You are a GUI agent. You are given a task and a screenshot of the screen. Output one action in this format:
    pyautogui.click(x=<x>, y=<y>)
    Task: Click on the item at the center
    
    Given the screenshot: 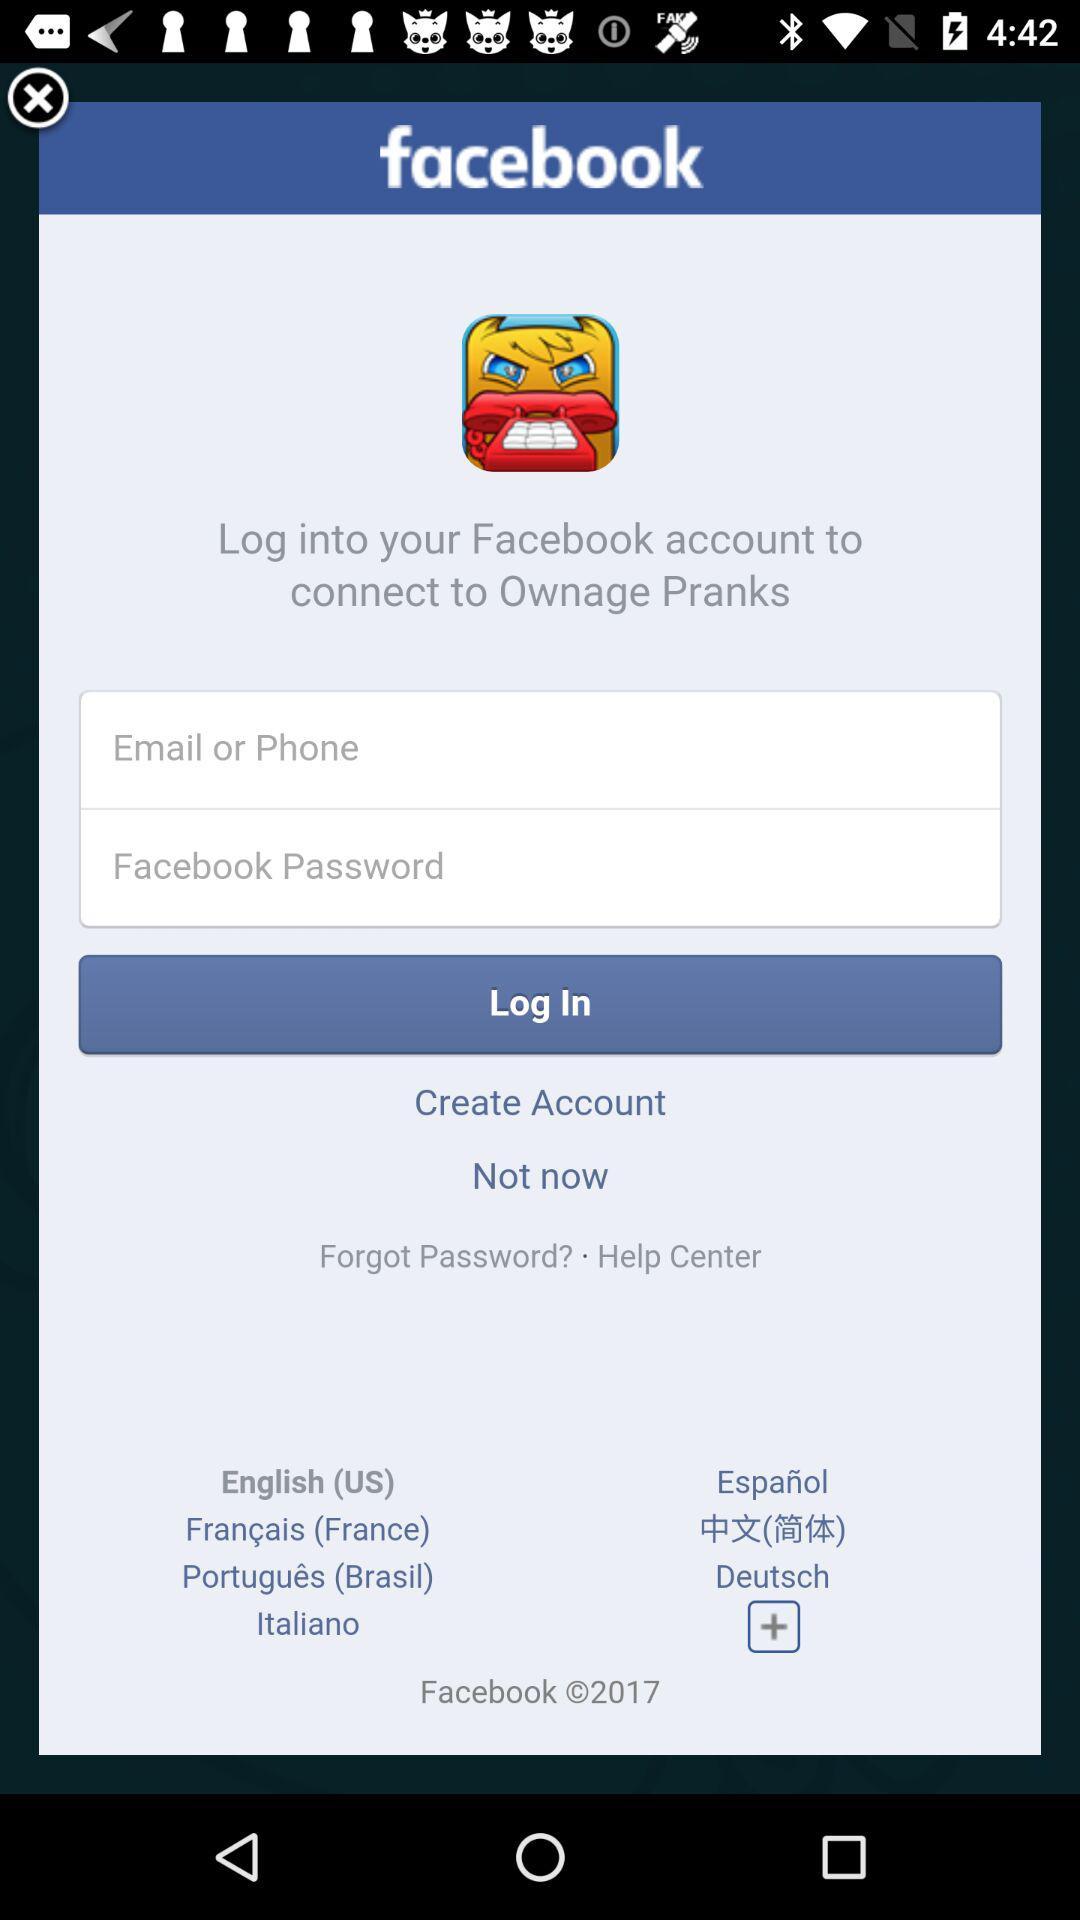 What is the action you would take?
    pyautogui.click(x=540, y=927)
    